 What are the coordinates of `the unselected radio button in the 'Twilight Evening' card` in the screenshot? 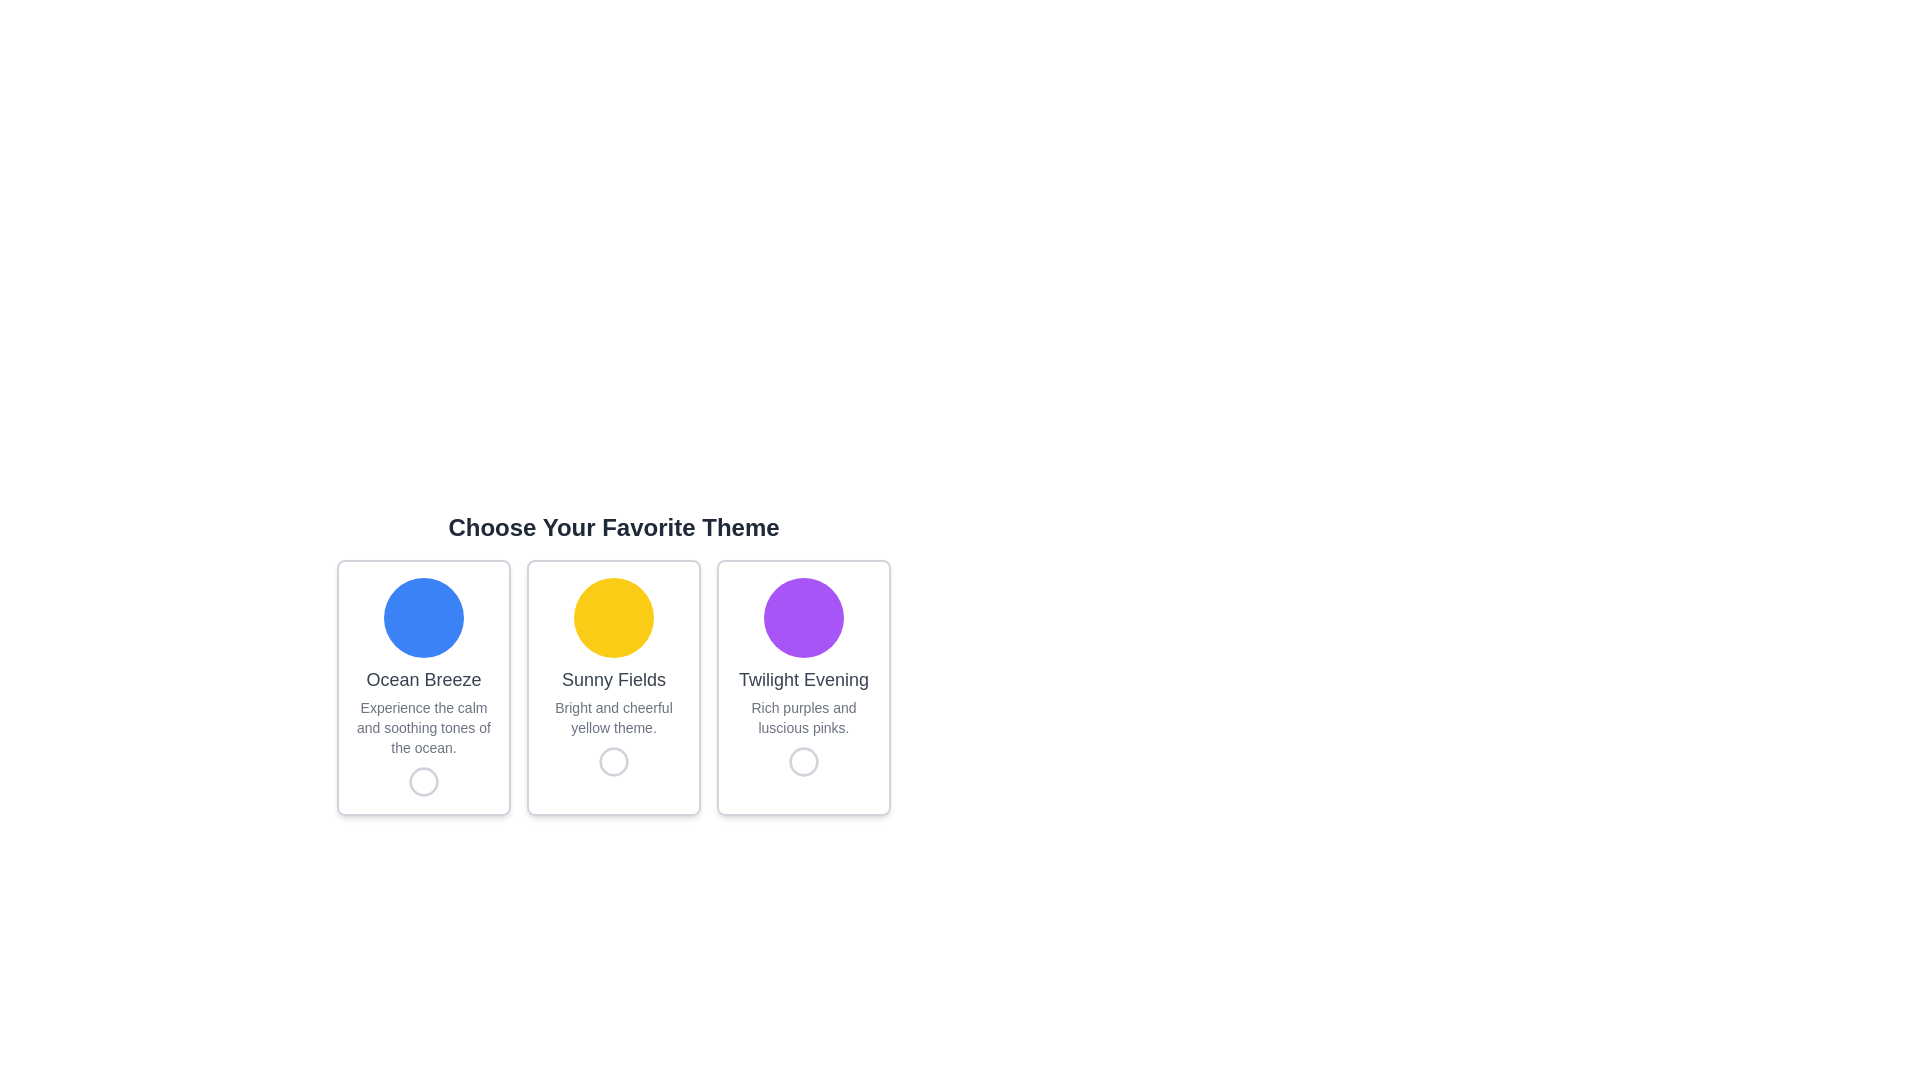 It's located at (804, 762).